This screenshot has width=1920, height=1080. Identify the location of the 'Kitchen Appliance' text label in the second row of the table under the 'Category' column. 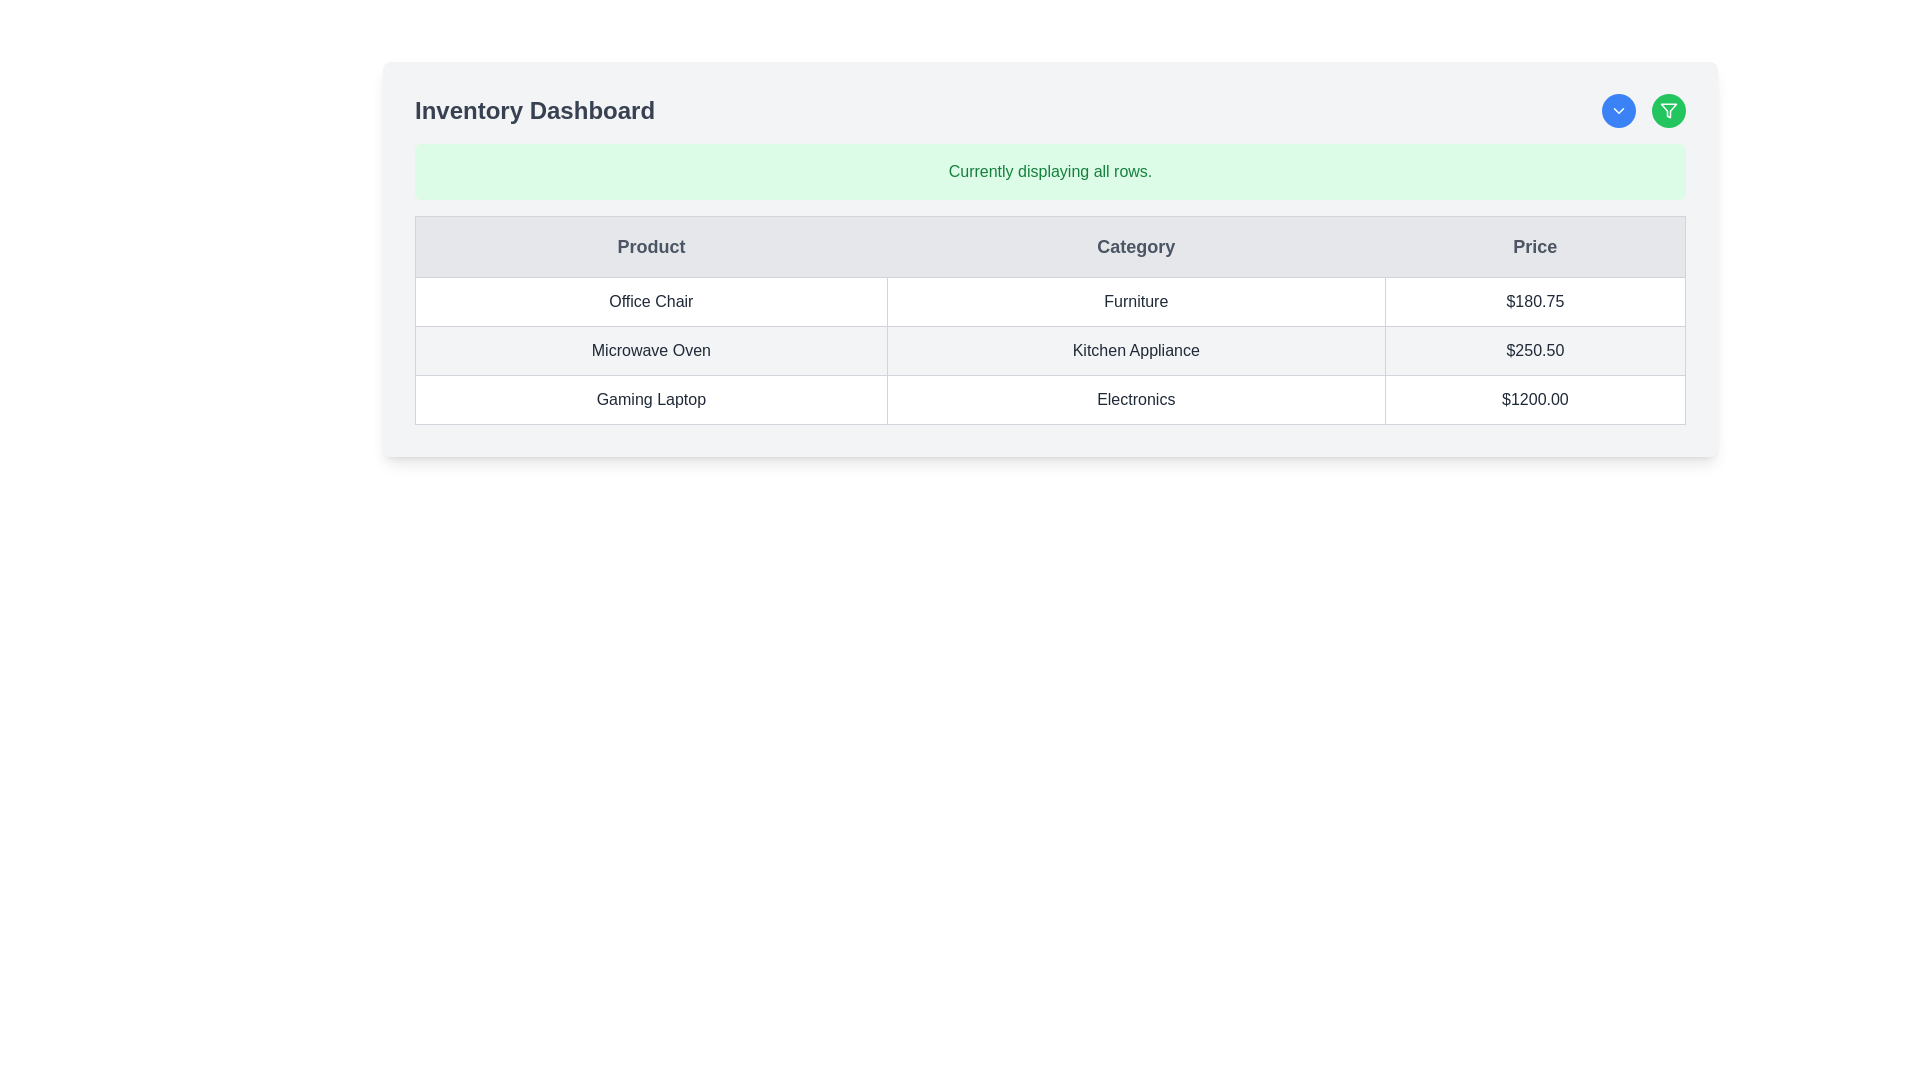
(1136, 350).